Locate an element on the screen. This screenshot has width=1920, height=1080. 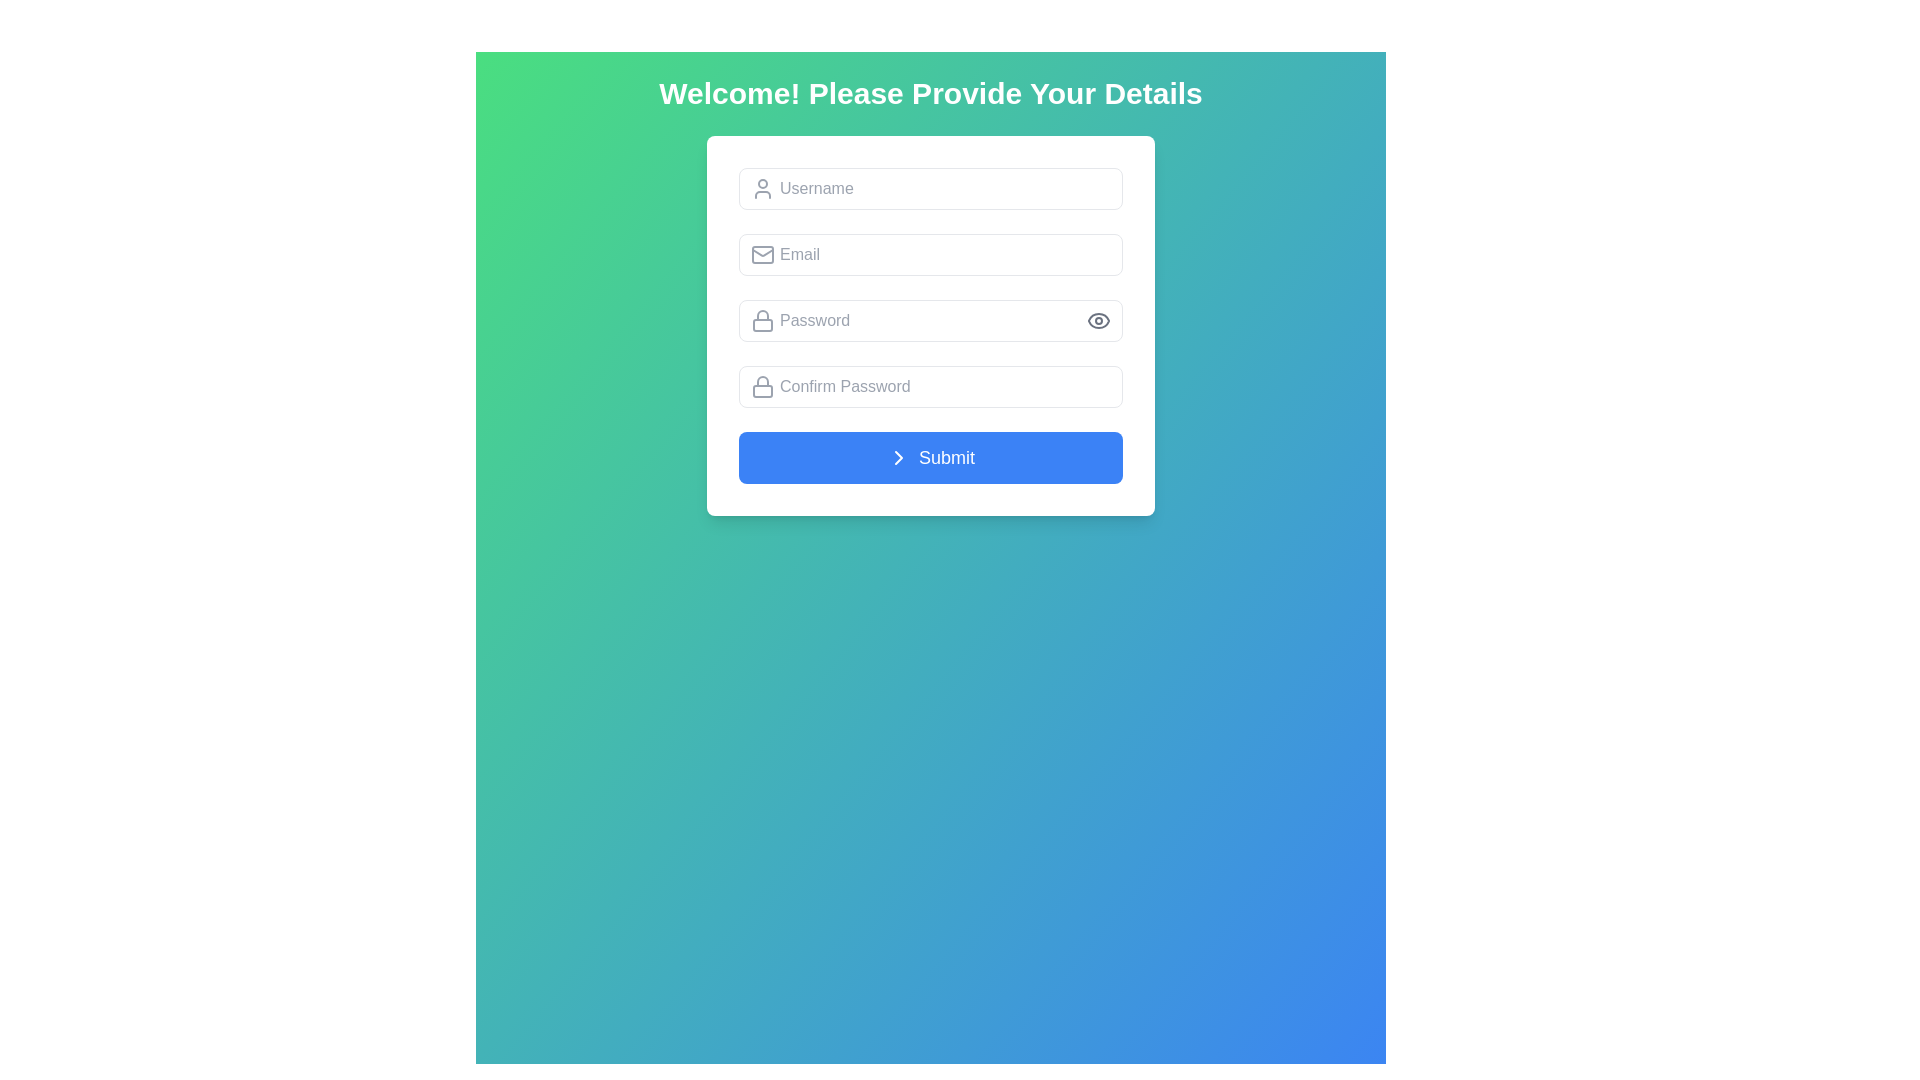
the decorative graphical representation within the envelope icon located to the left of the email input field in the registration form interface is located at coordinates (762, 250).